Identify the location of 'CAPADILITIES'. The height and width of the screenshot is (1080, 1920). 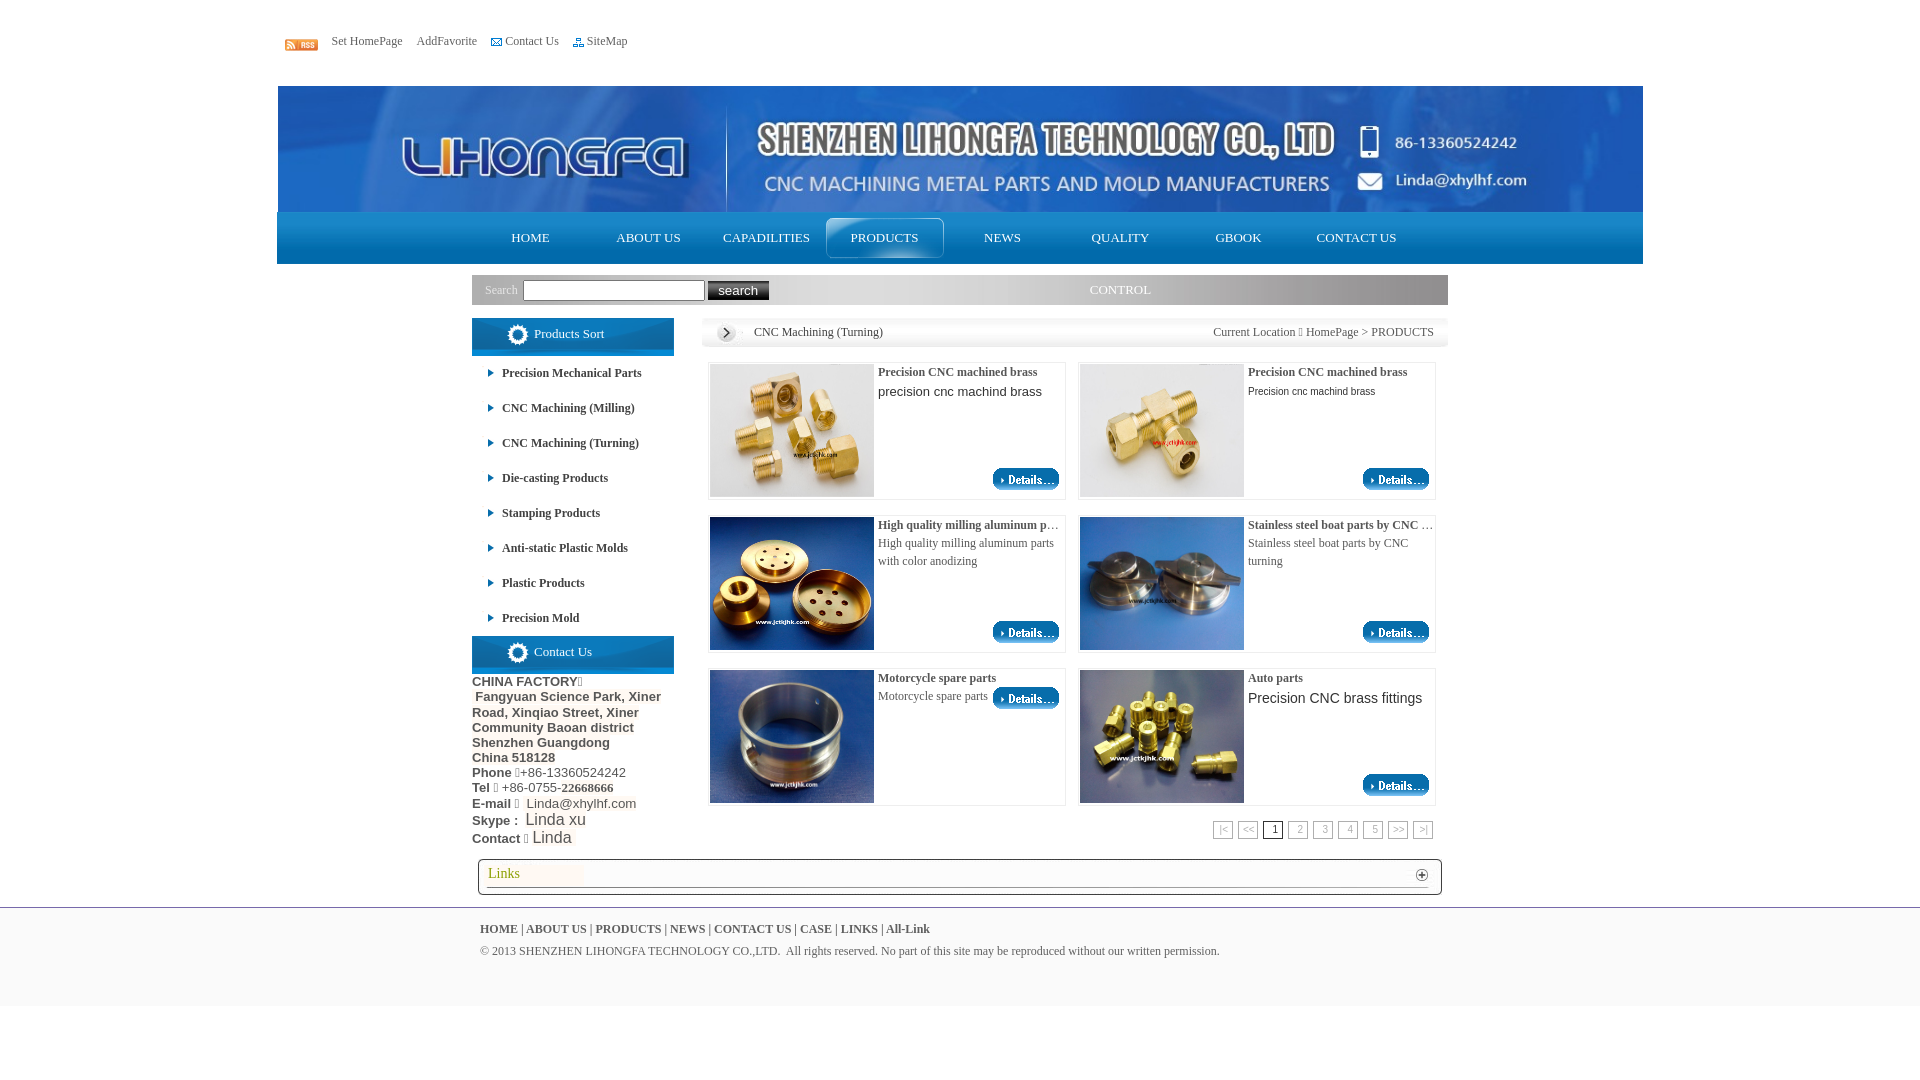
(766, 237).